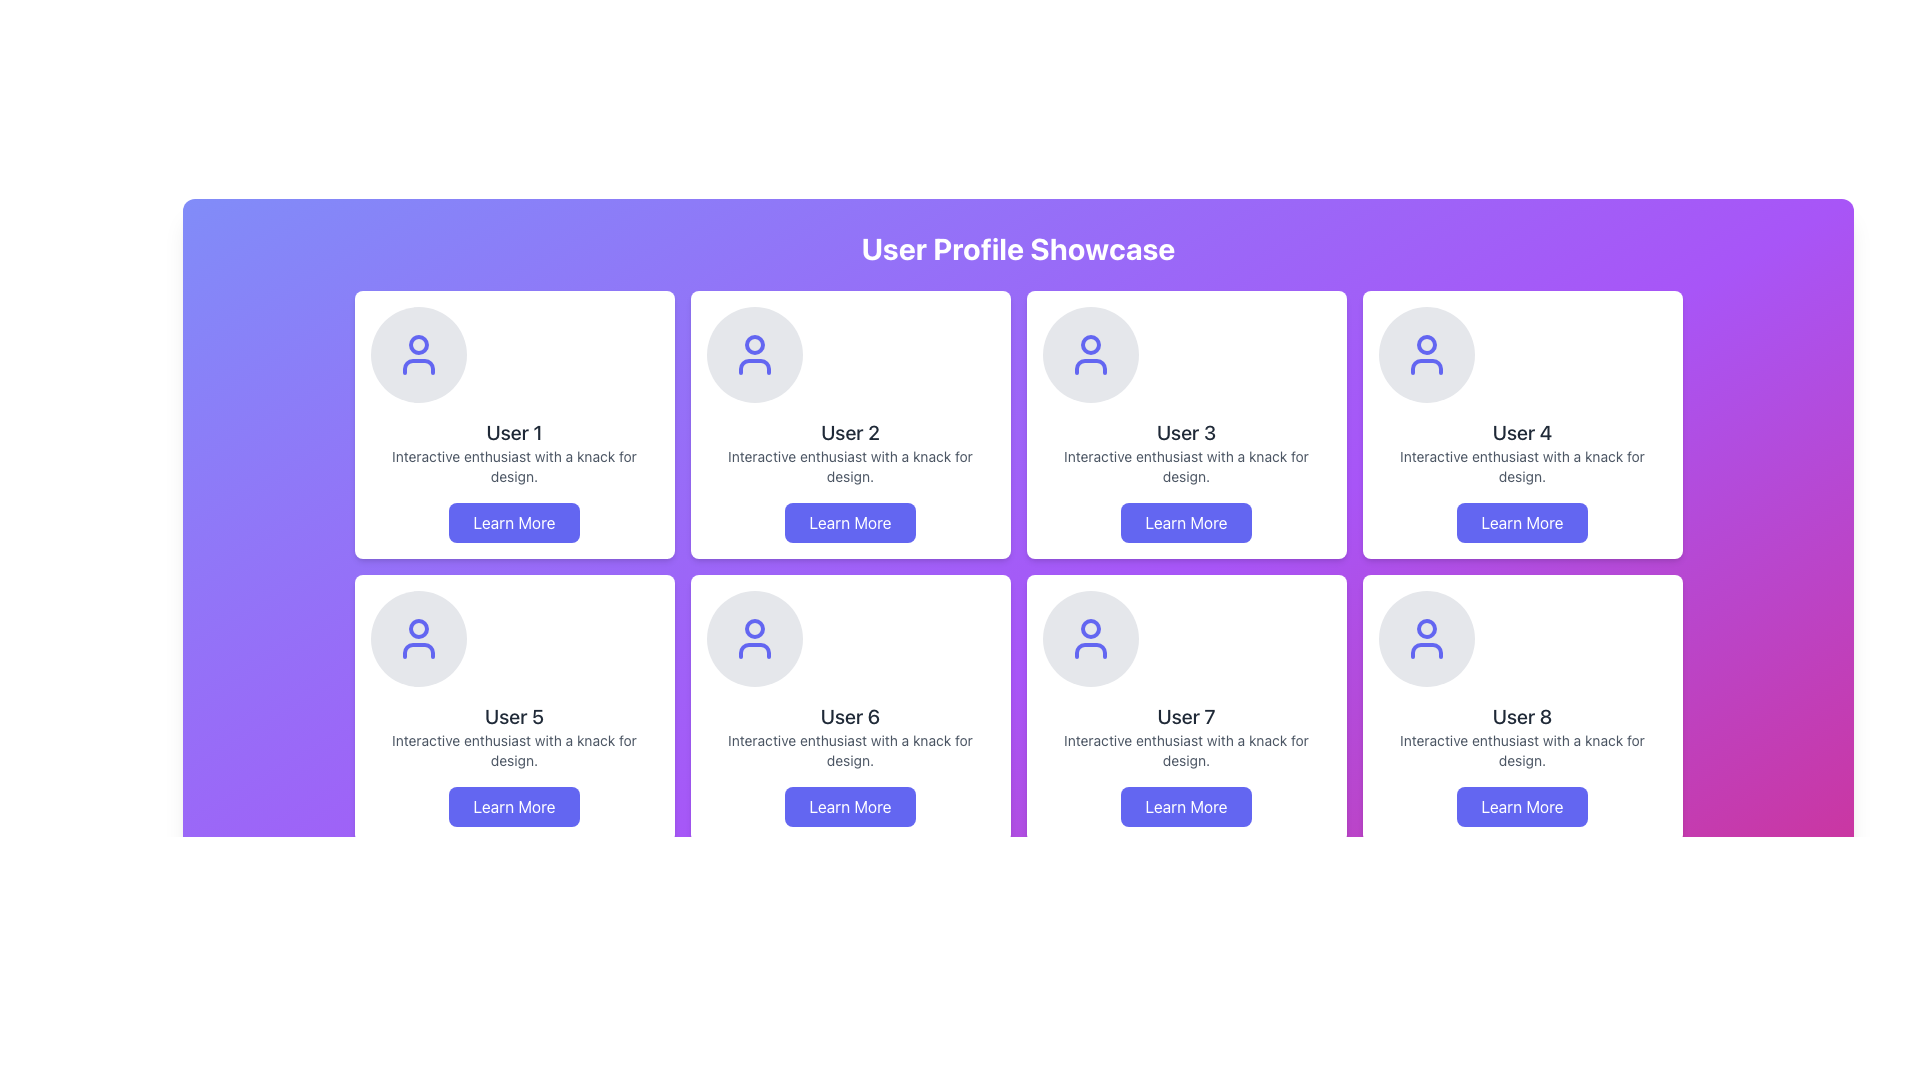  What do you see at coordinates (1425, 343) in the screenshot?
I see `the SVG circle that forms part of the user profile icon located at the top-center of the 'User 4' card in the grid layout` at bounding box center [1425, 343].